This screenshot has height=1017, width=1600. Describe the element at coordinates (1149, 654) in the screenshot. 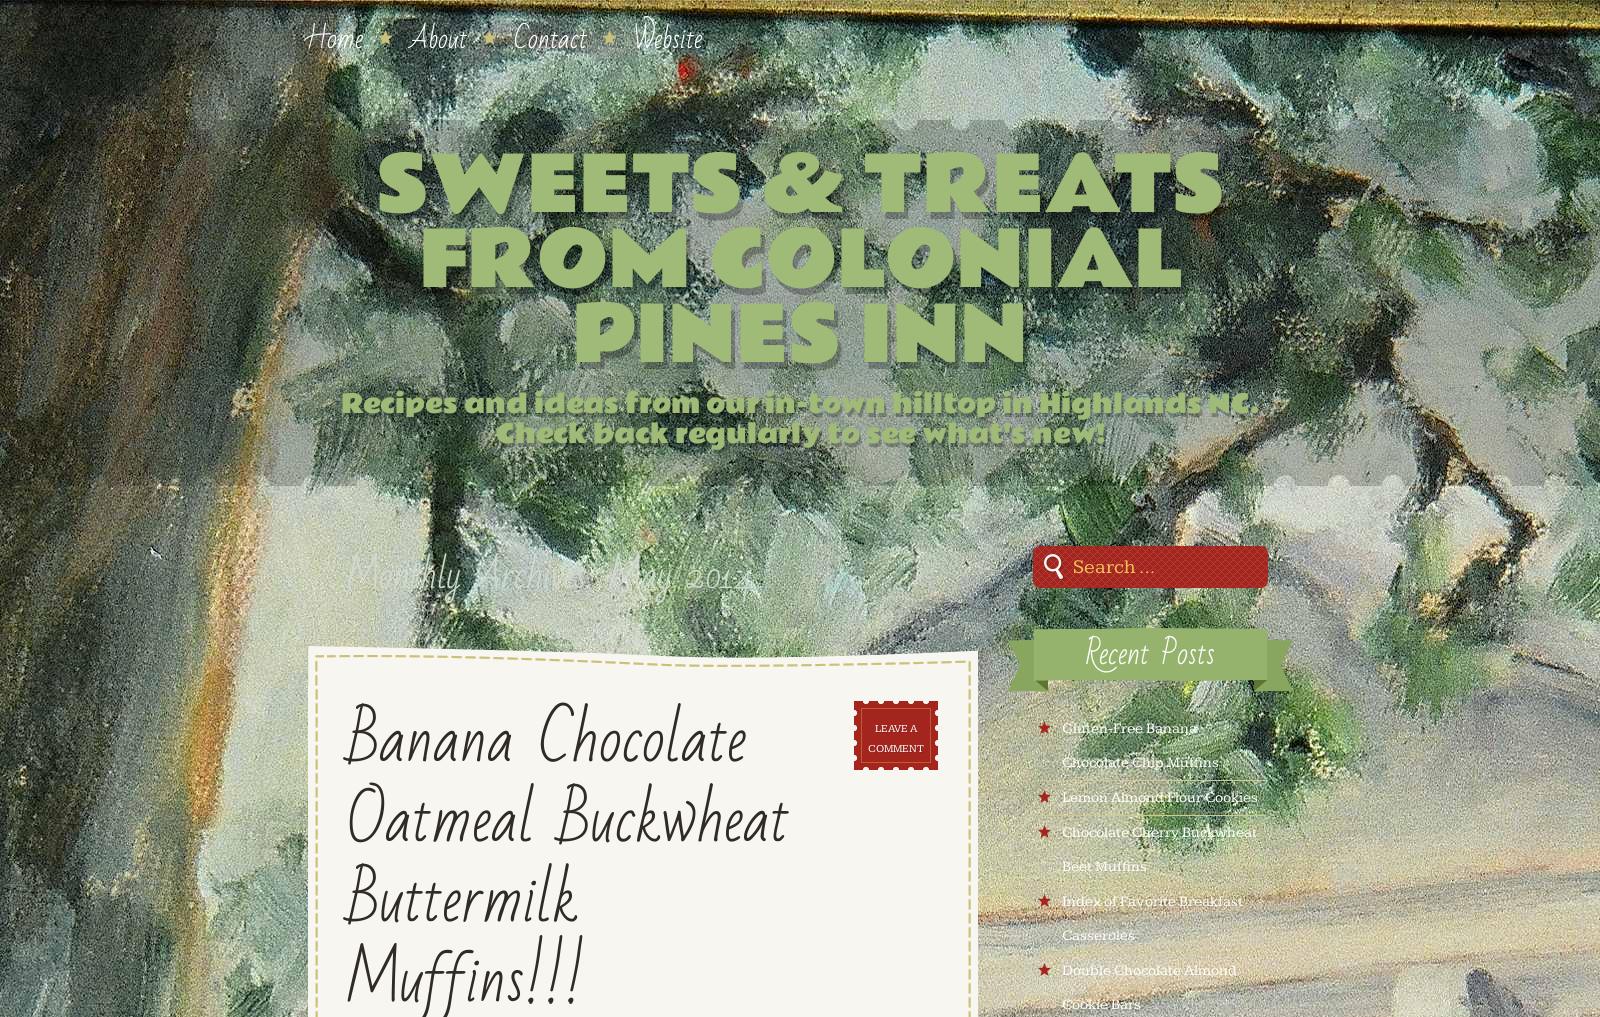

I see `'Recent Posts'` at that location.